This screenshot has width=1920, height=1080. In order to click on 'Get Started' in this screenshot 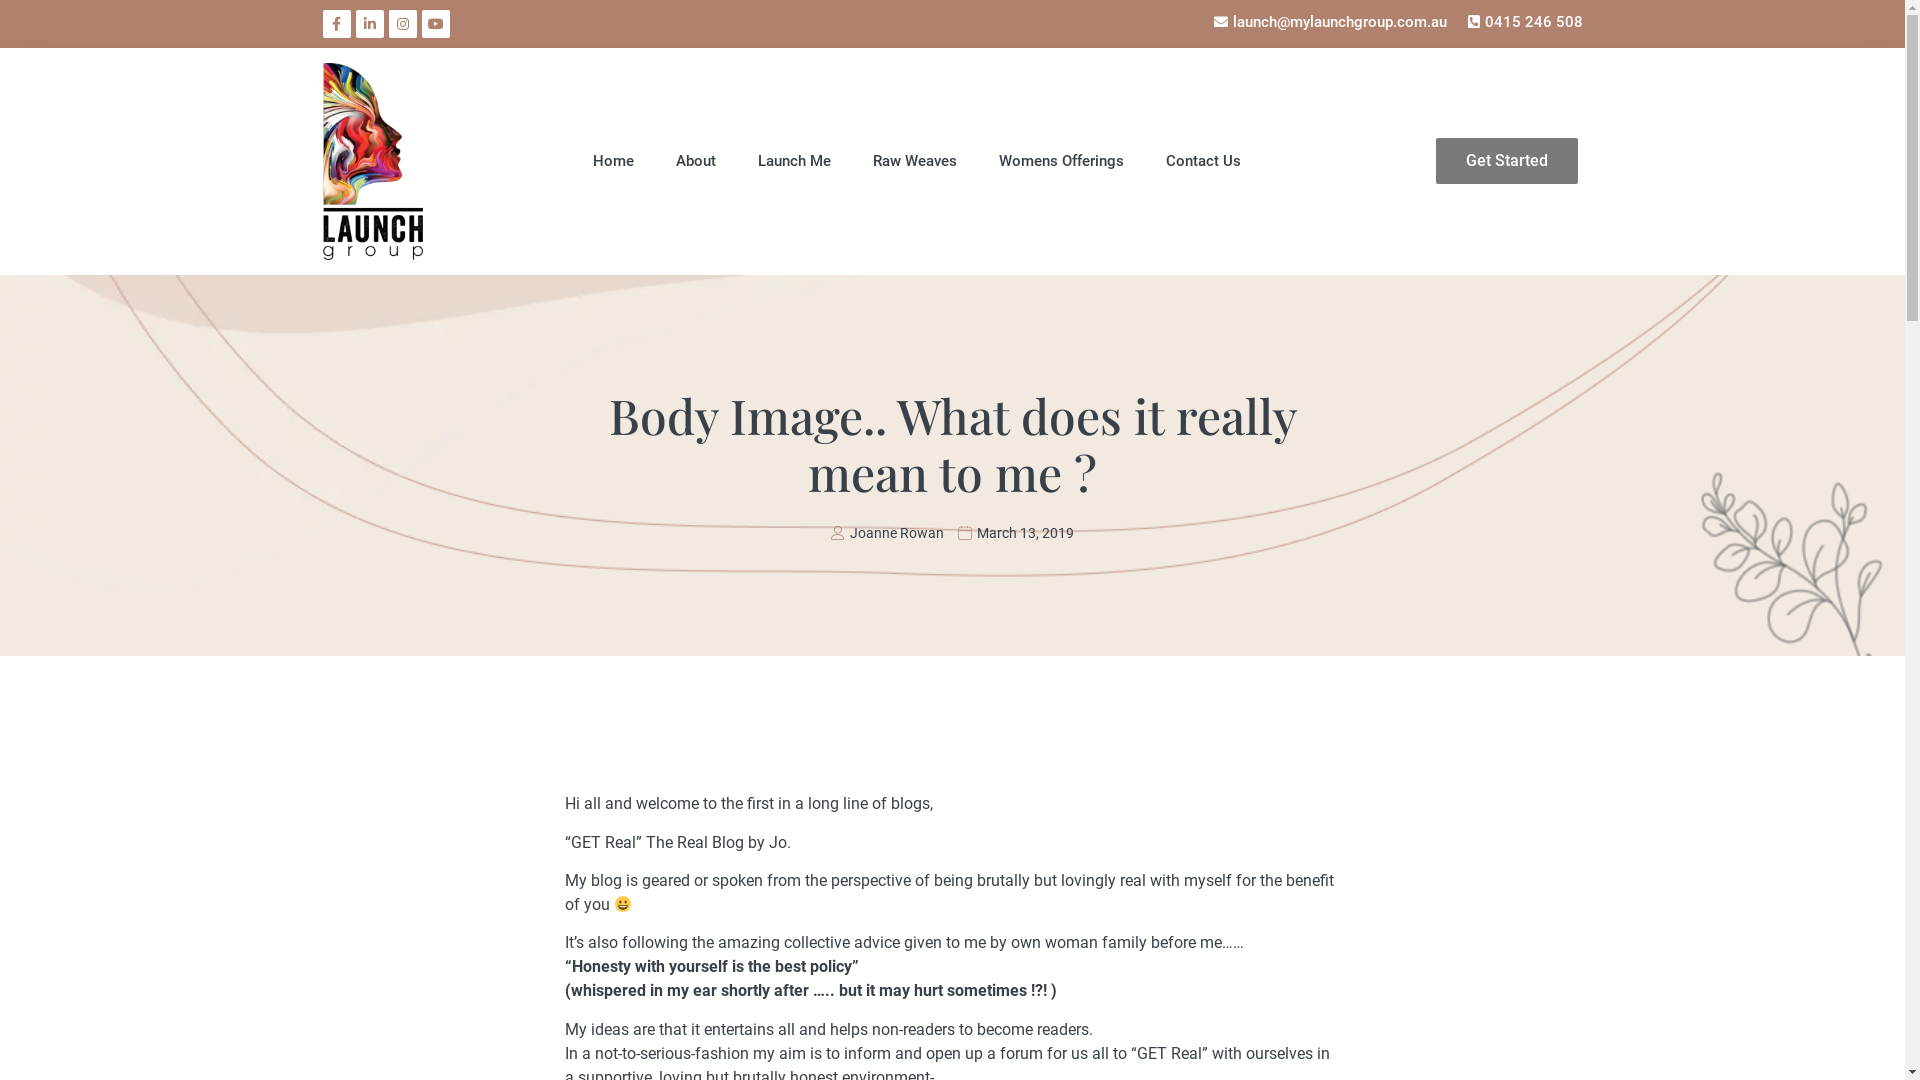, I will do `click(1507, 160)`.